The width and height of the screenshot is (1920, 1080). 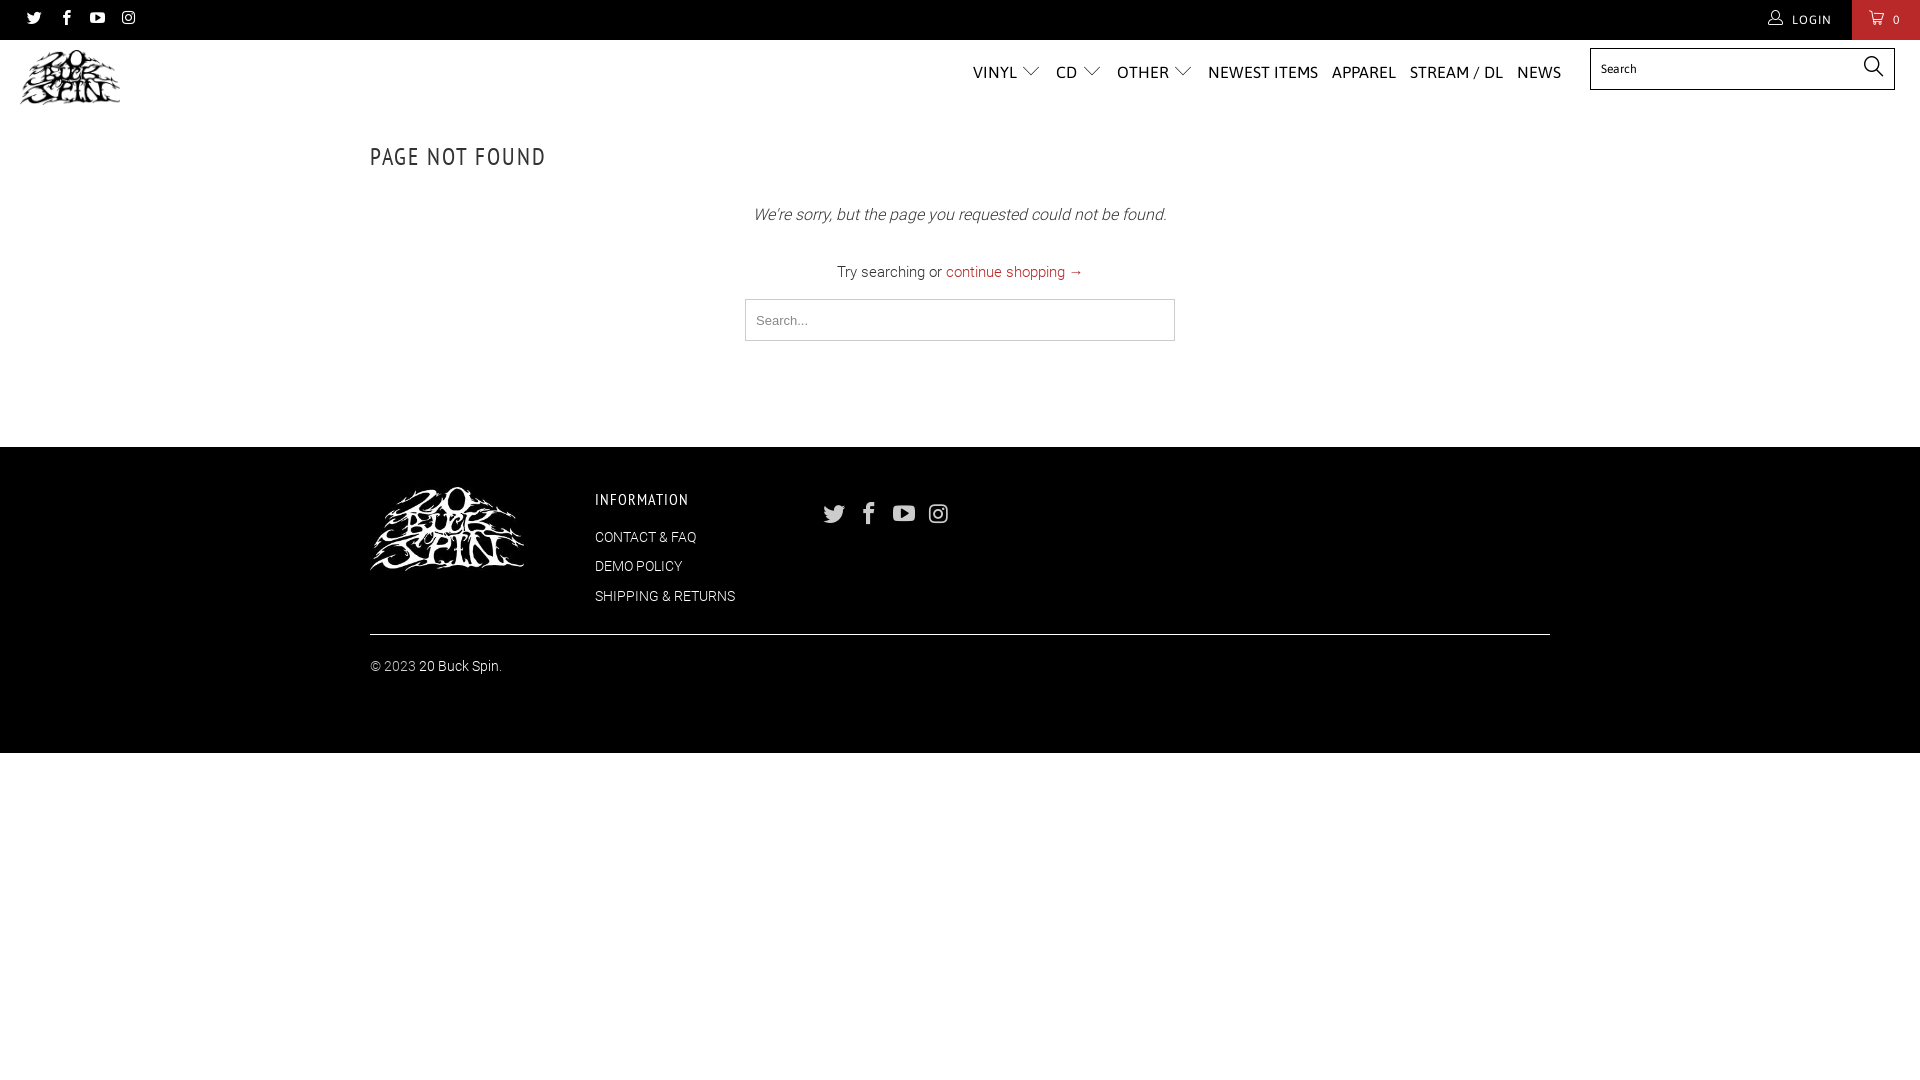 What do you see at coordinates (1362, 71) in the screenshot?
I see `'APPAREL'` at bounding box center [1362, 71].